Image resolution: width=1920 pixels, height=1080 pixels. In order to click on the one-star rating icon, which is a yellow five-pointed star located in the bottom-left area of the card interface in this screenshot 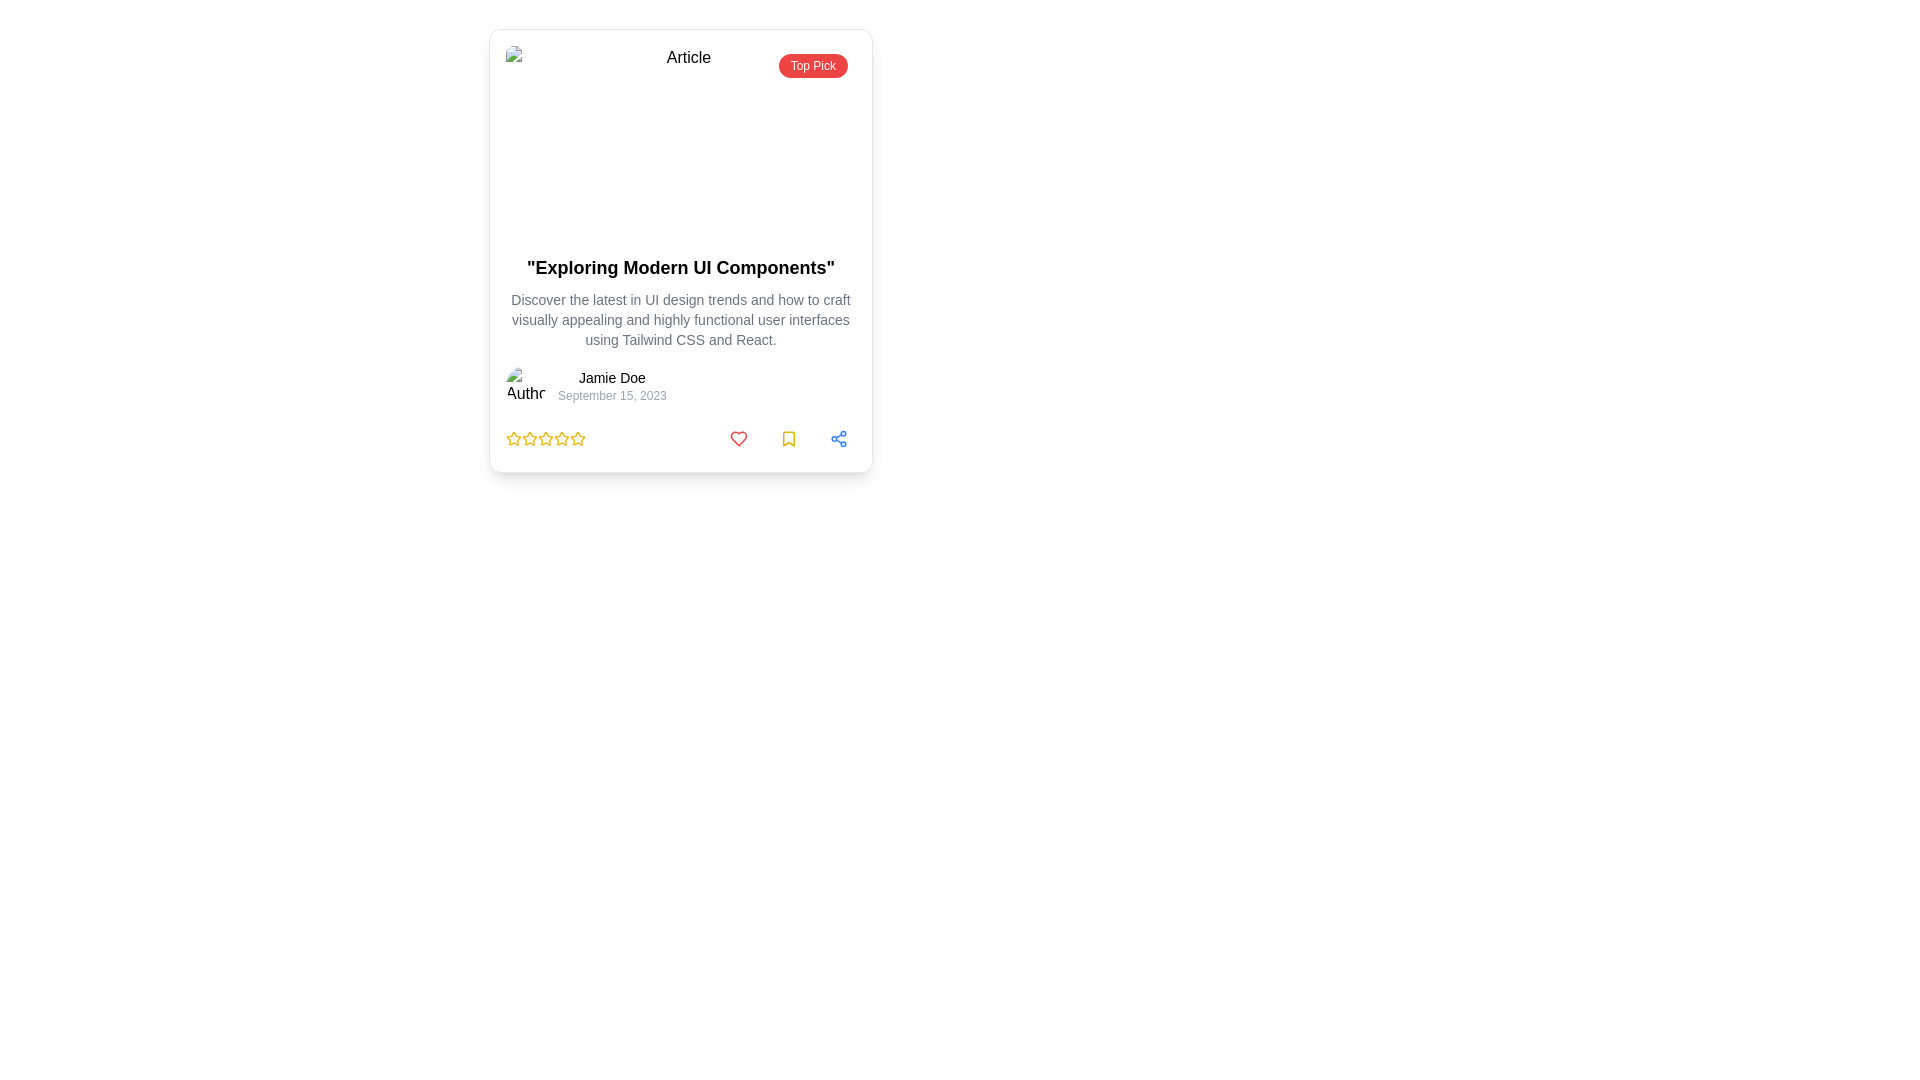, I will do `click(529, 437)`.